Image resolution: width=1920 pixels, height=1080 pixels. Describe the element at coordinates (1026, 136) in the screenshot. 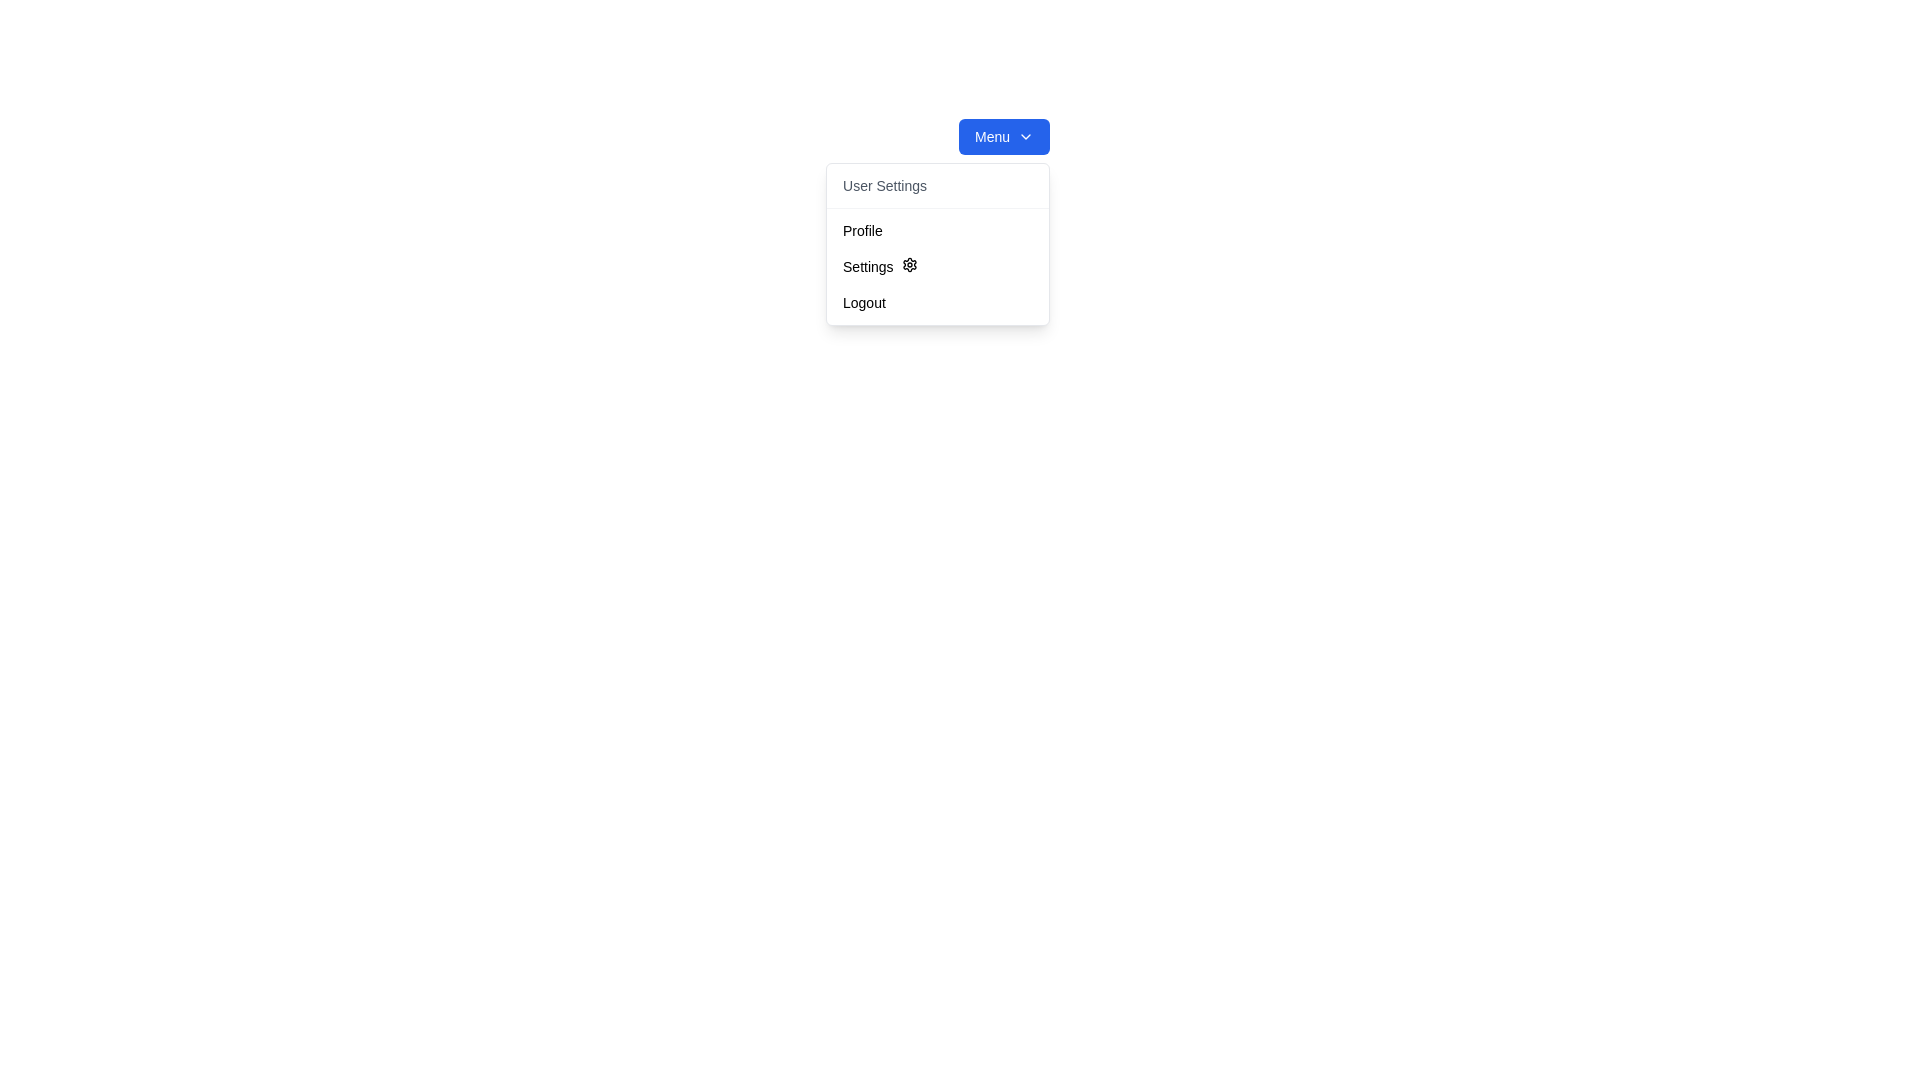

I see `the chevron icon located on the right side of the 'Menu' button` at that location.